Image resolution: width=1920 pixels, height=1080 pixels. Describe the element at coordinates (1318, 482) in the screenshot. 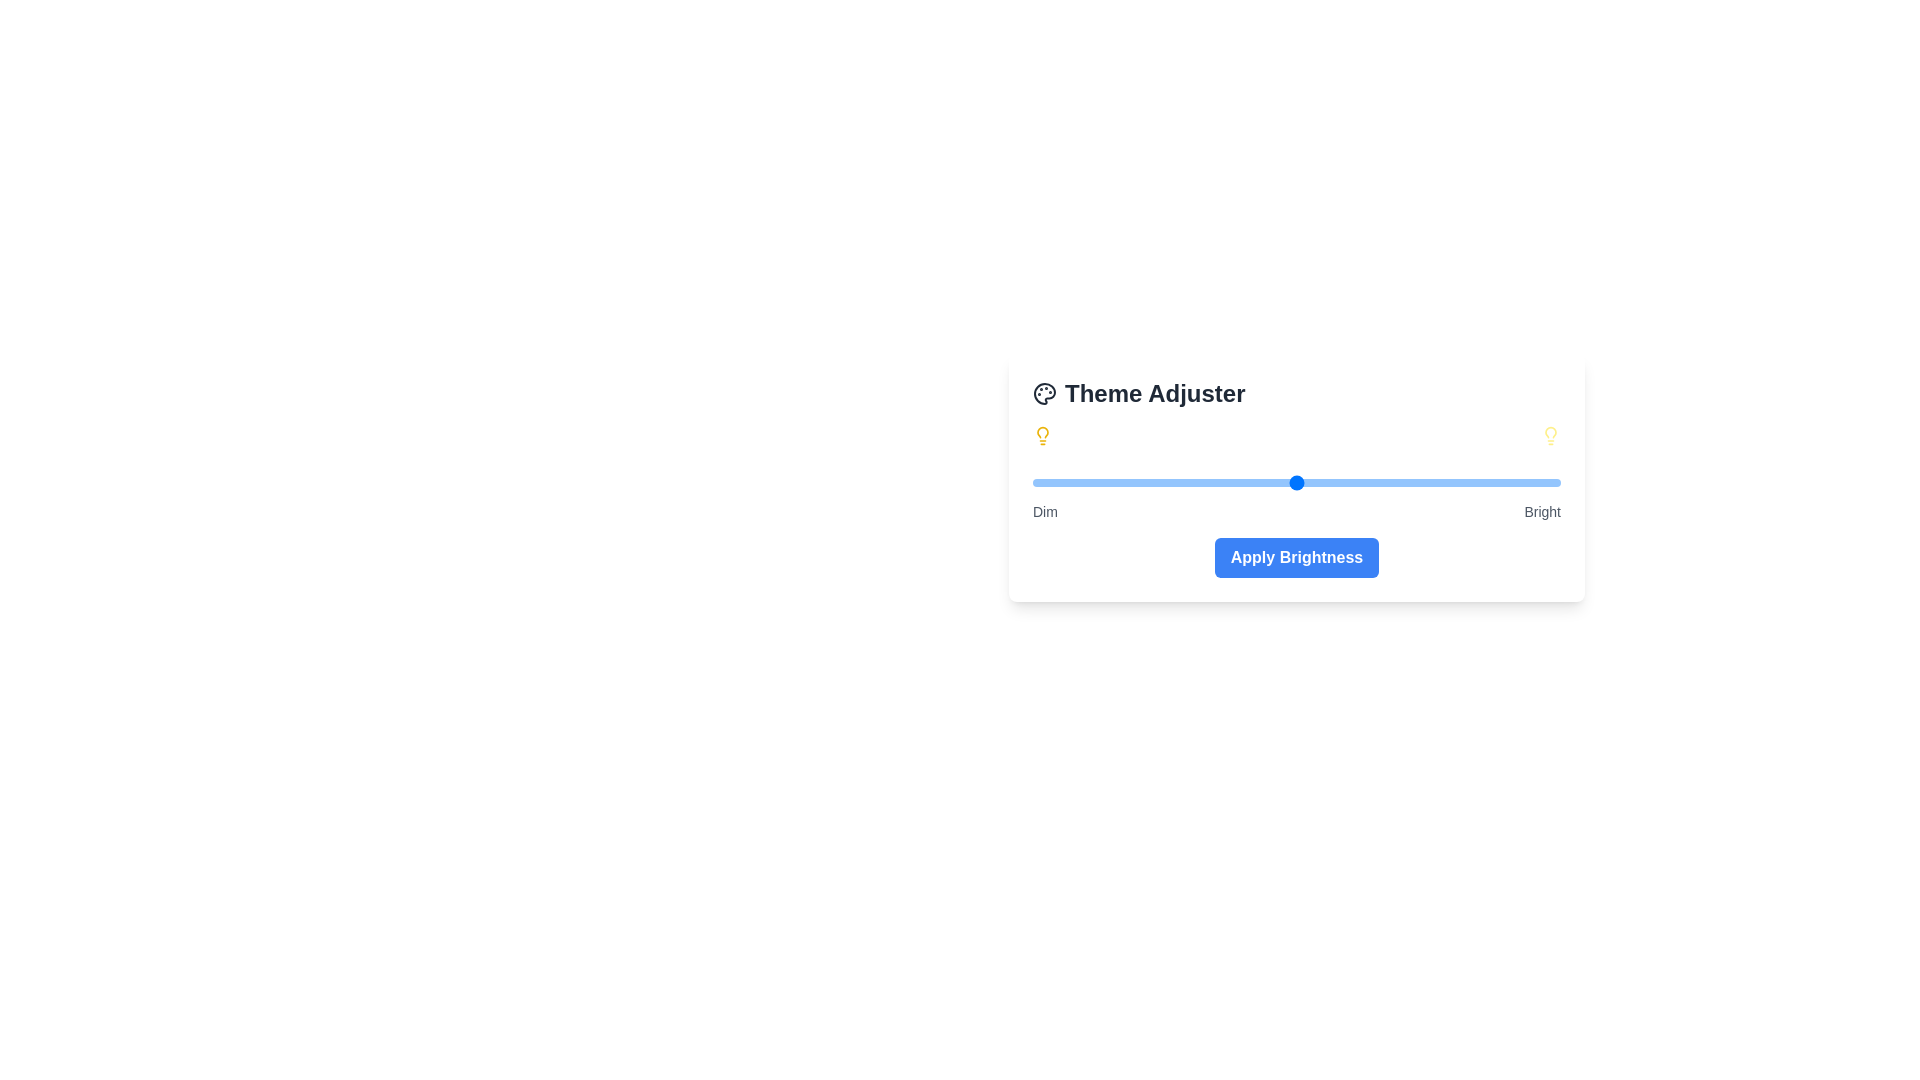

I see `the brightness slider to a specific value 54` at that location.